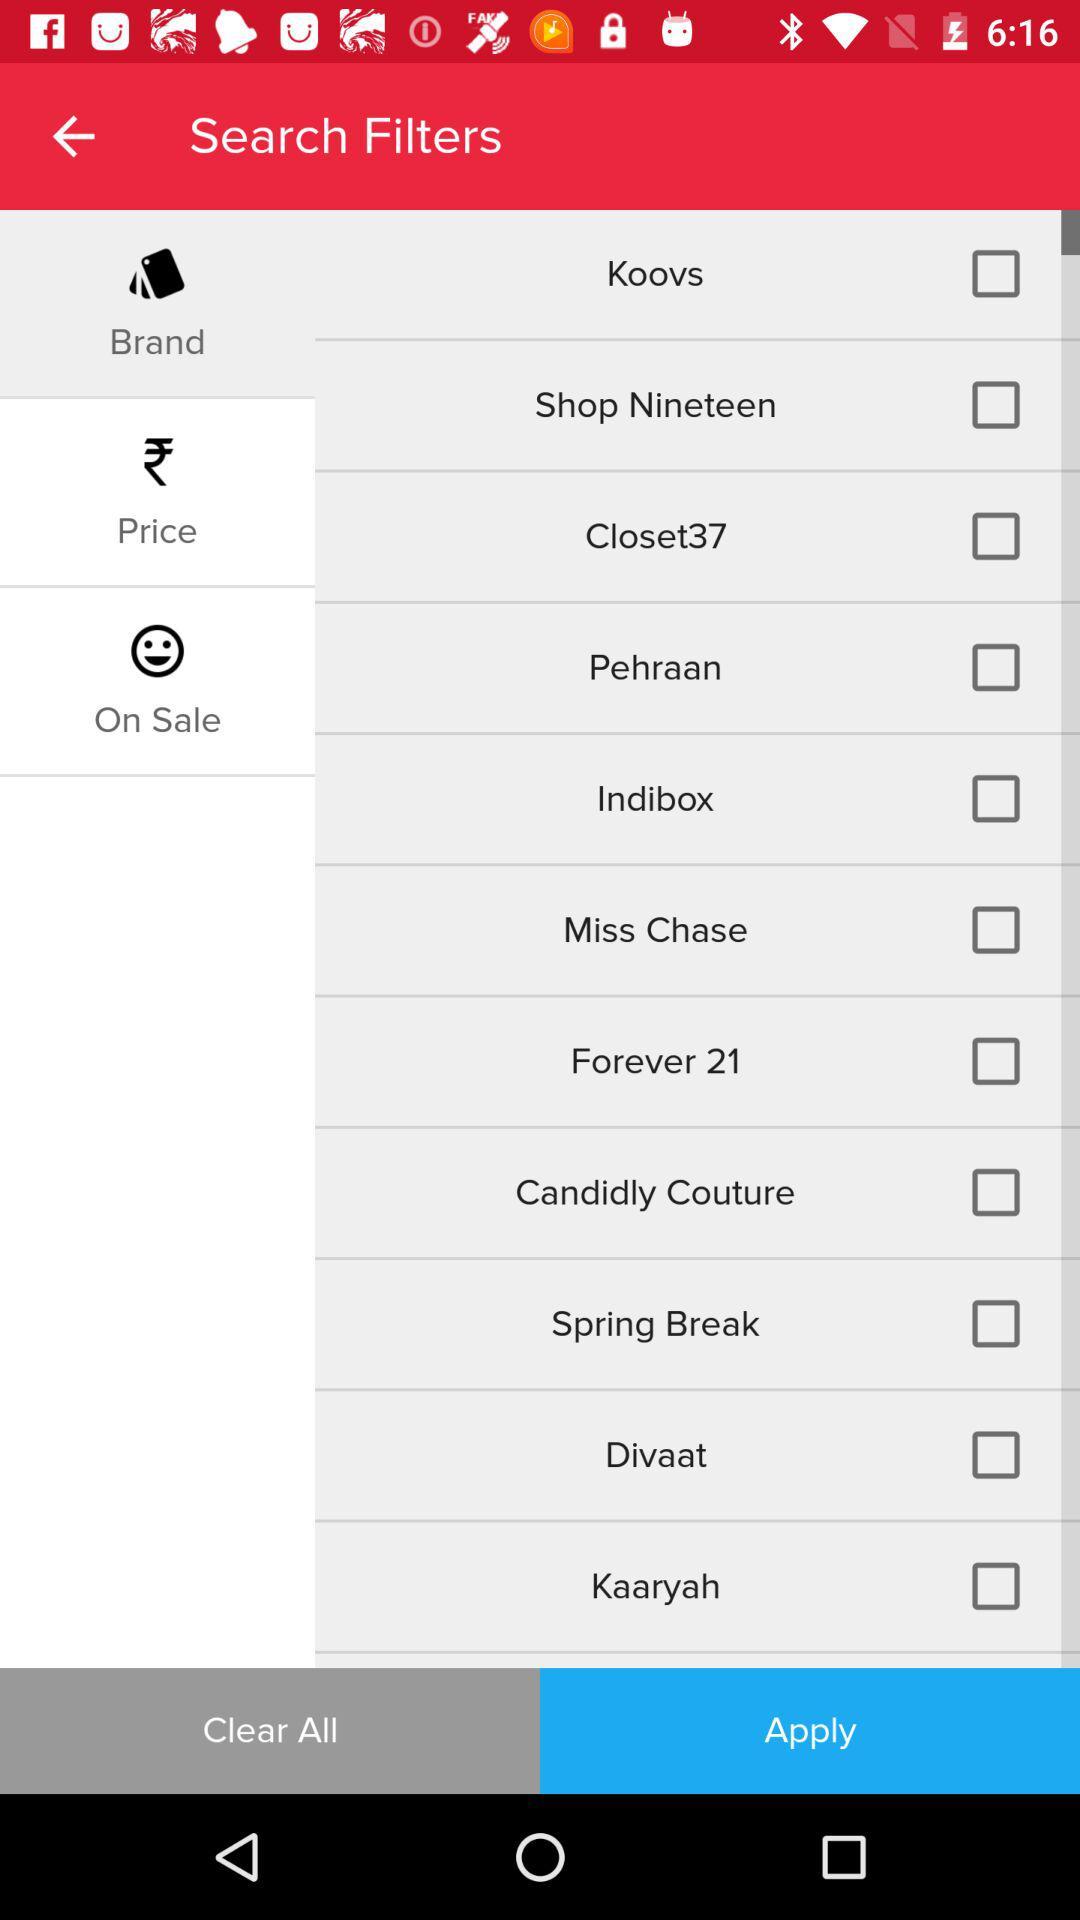 Image resolution: width=1080 pixels, height=1920 pixels. What do you see at coordinates (696, 667) in the screenshot?
I see `the icon above the indibox icon` at bounding box center [696, 667].